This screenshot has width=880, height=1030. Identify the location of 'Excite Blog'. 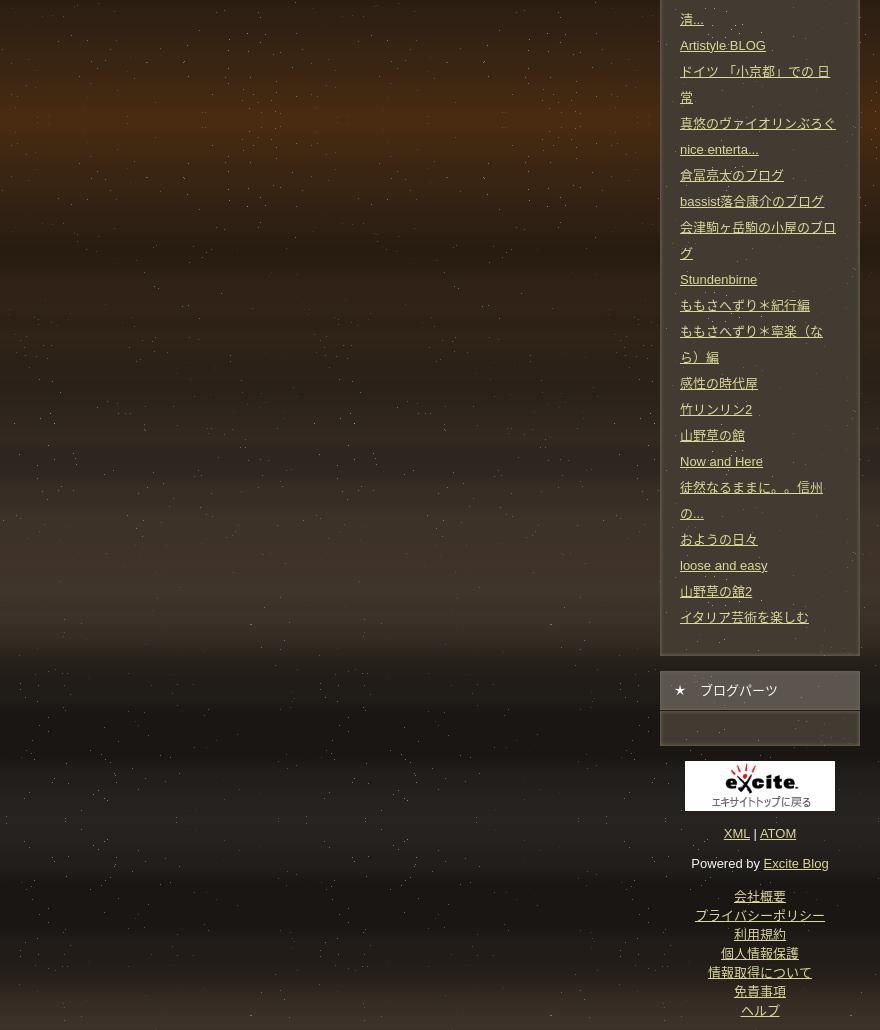
(795, 862).